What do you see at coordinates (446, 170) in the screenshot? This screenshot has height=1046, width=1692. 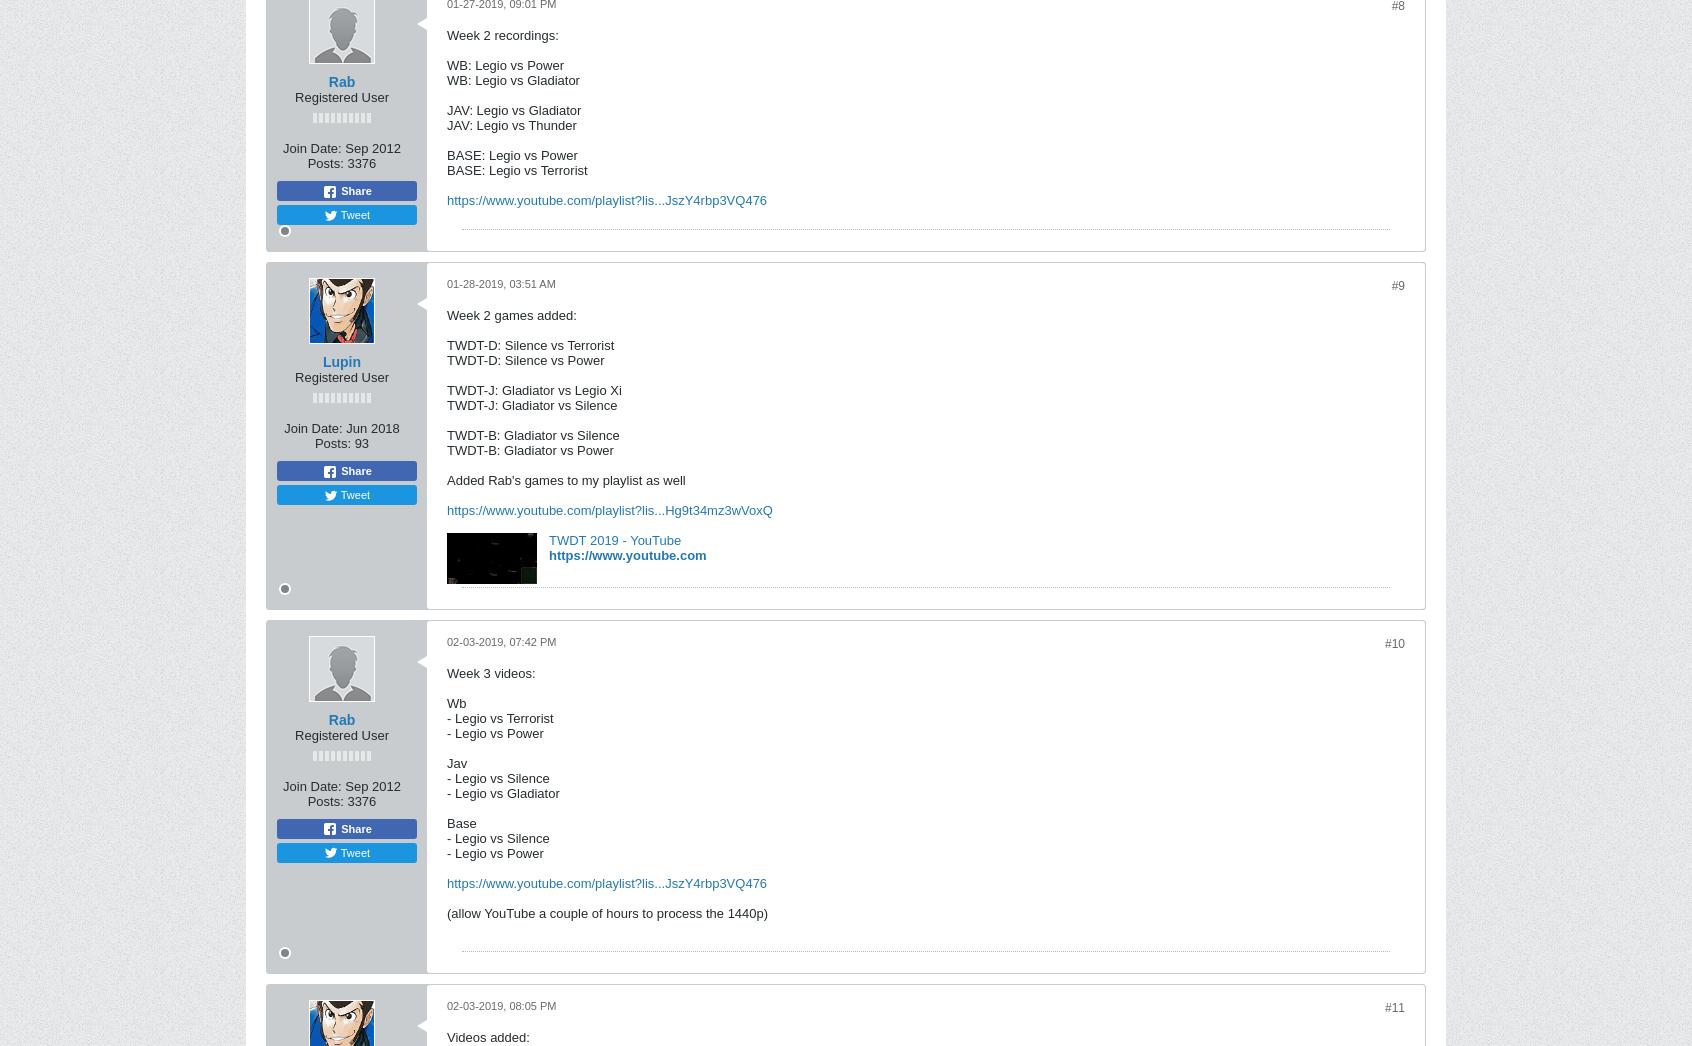 I see `'BASE: Legio vs Terrorist'` at bounding box center [446, 170].